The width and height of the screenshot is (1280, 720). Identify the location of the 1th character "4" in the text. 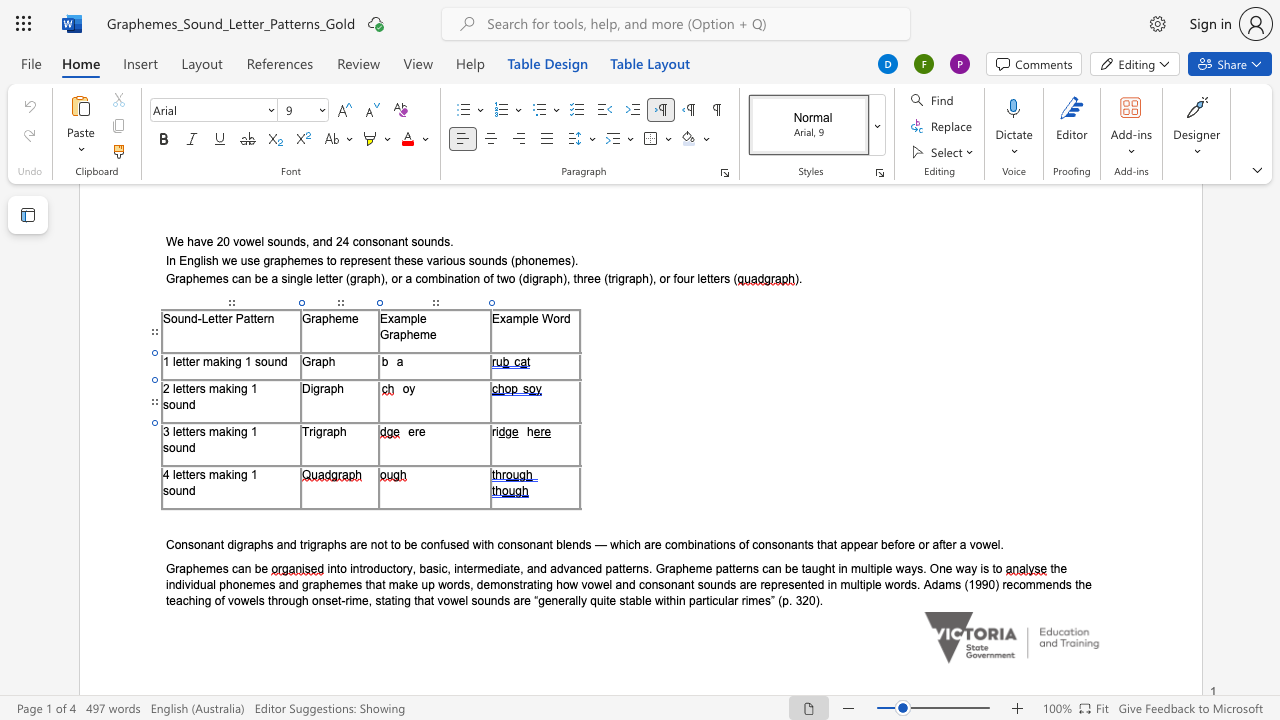
(166, 474).